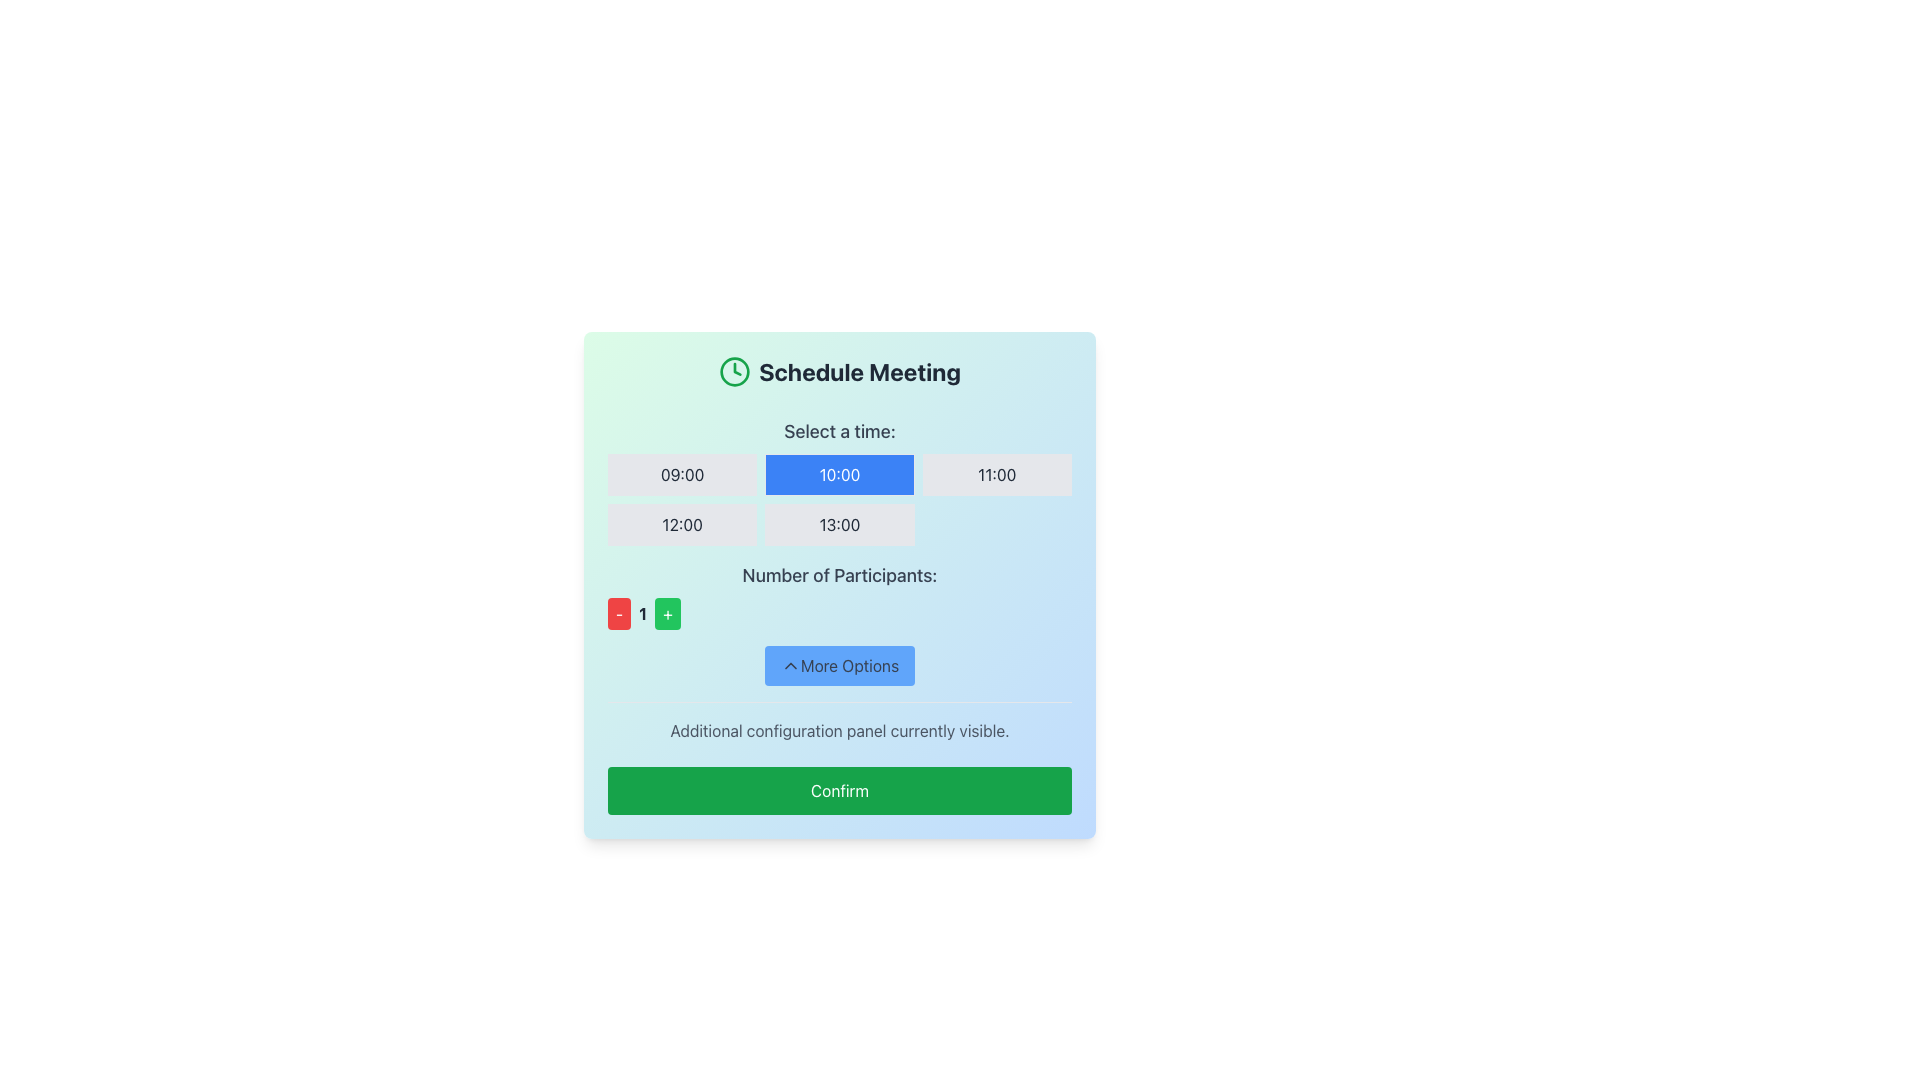 This screenshot has width=1920, height=1080. What do you see at coordinates (840, 666) in the screenshot?
I see `the 'More Options' button with a rounded blue background, which contains a chevron arrow icon and the text in gray` at bounding box center [840, 666].